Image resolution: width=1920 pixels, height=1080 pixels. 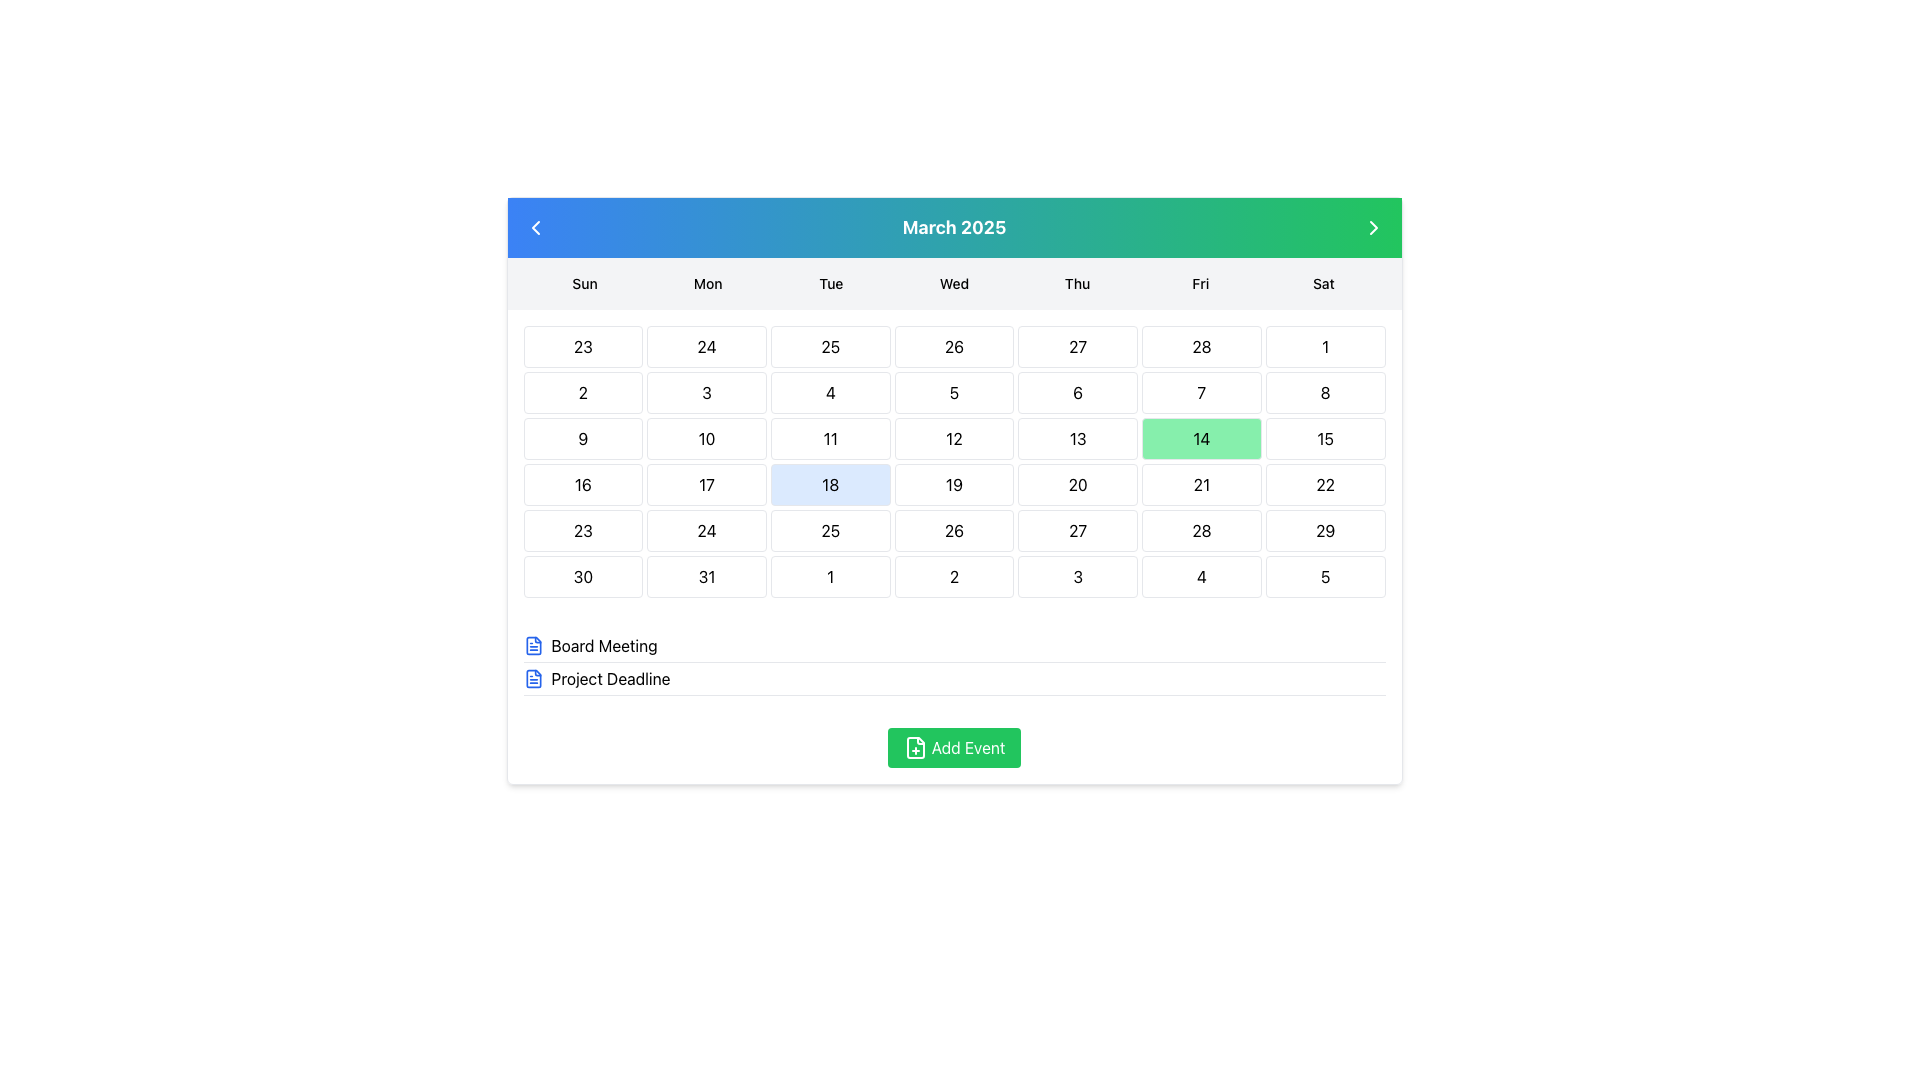 I want to click on the calendar cell representing the 28th of the month, located in the sixth column under the 'Fri' label, so click(x=1200, y=346).